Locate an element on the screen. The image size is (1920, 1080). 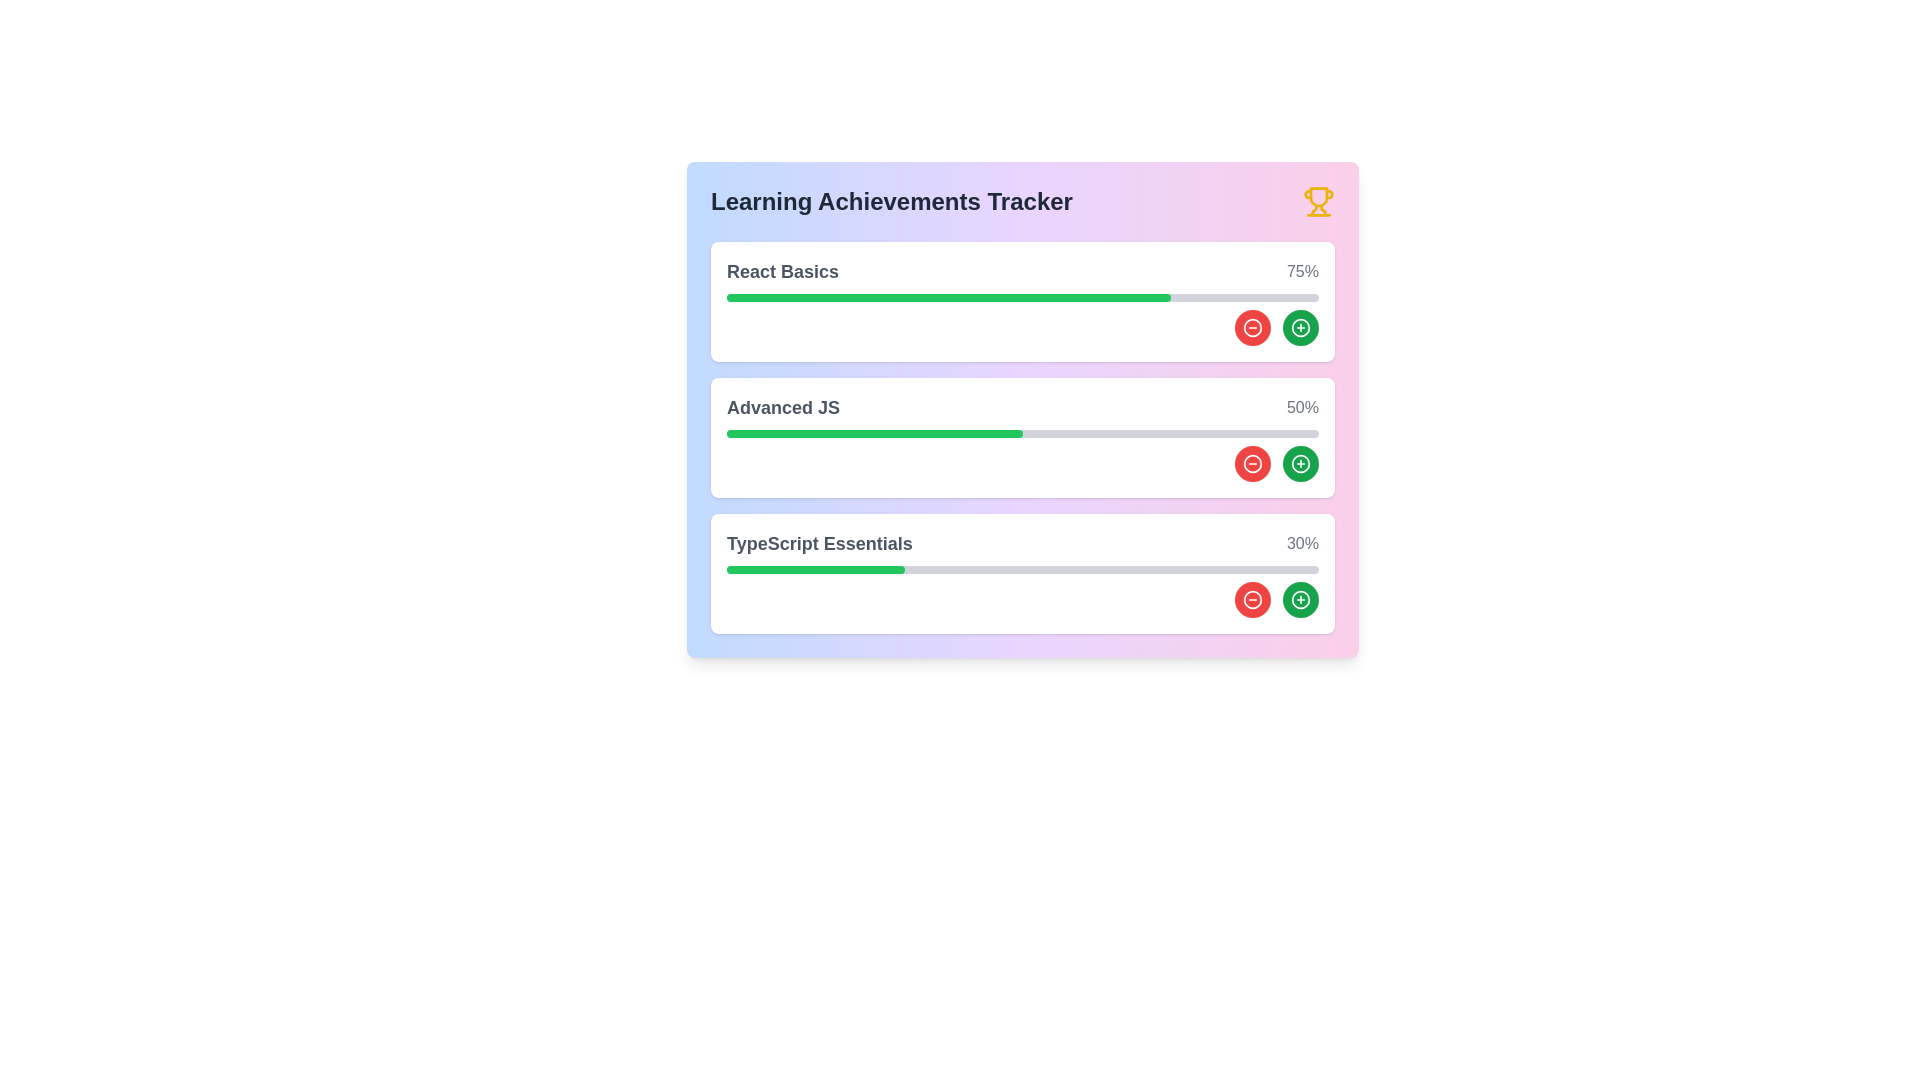
the decrement button located to the left of the green plus button in the horizontal row of interactive elements aligned to the right of the 'TypeScript Essentials' progress bar is located at coordinates (1251, 599).